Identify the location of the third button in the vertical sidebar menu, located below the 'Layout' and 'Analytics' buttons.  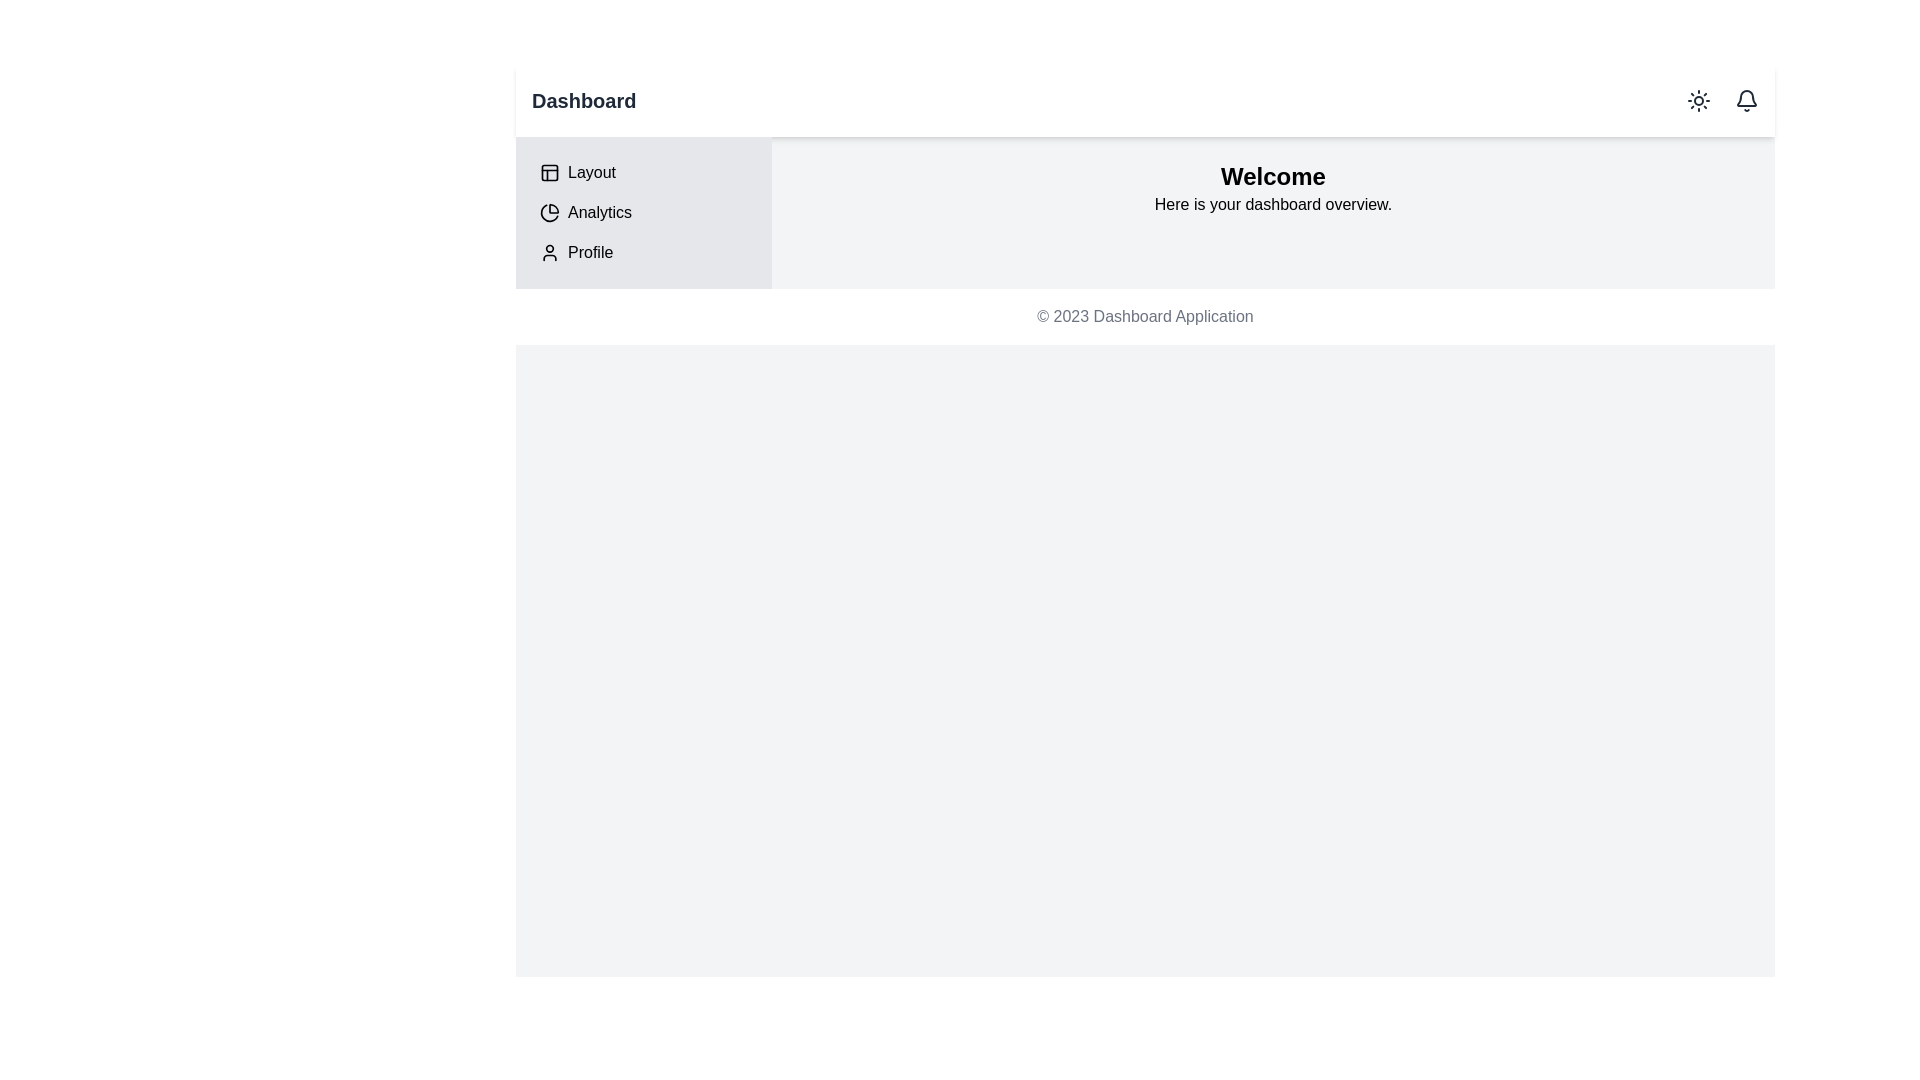
(643, 252).